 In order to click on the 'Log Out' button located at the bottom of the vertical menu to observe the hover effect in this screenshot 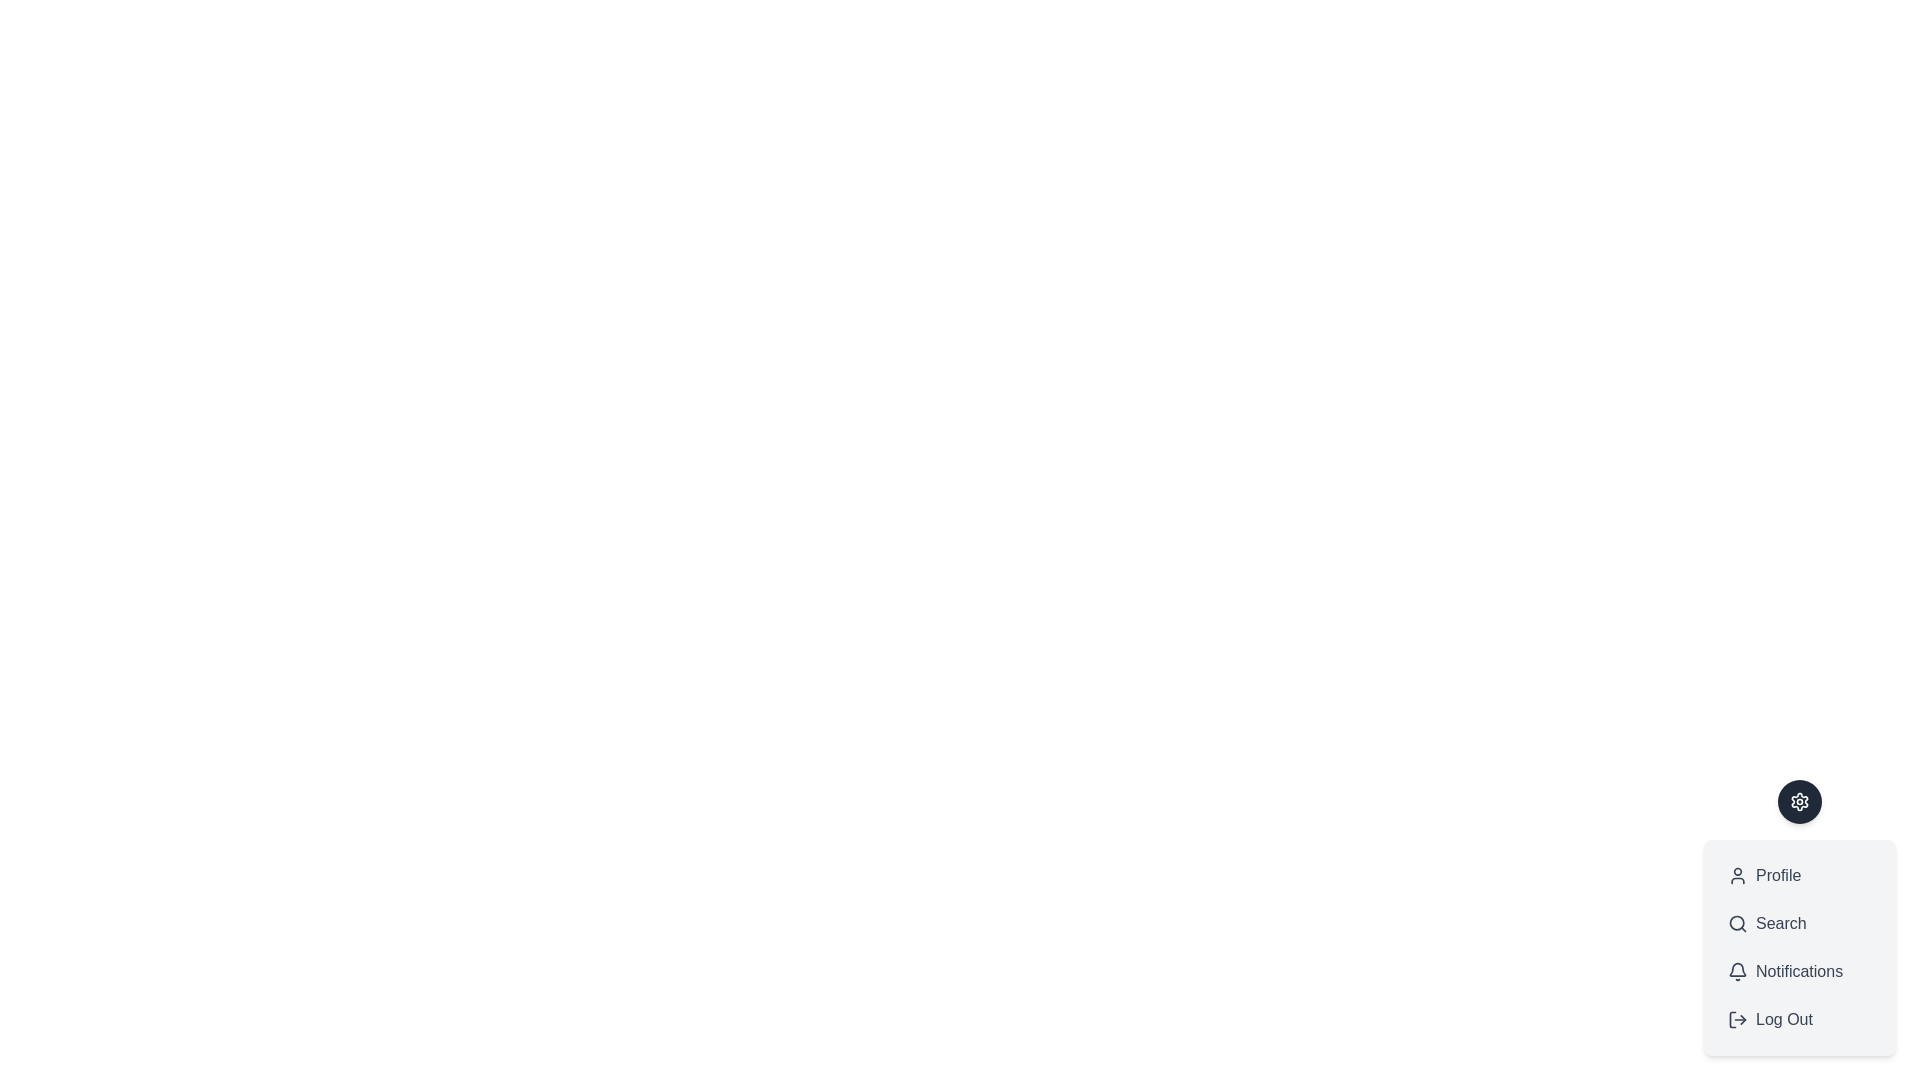, I will do `click(1800, 1019)`.